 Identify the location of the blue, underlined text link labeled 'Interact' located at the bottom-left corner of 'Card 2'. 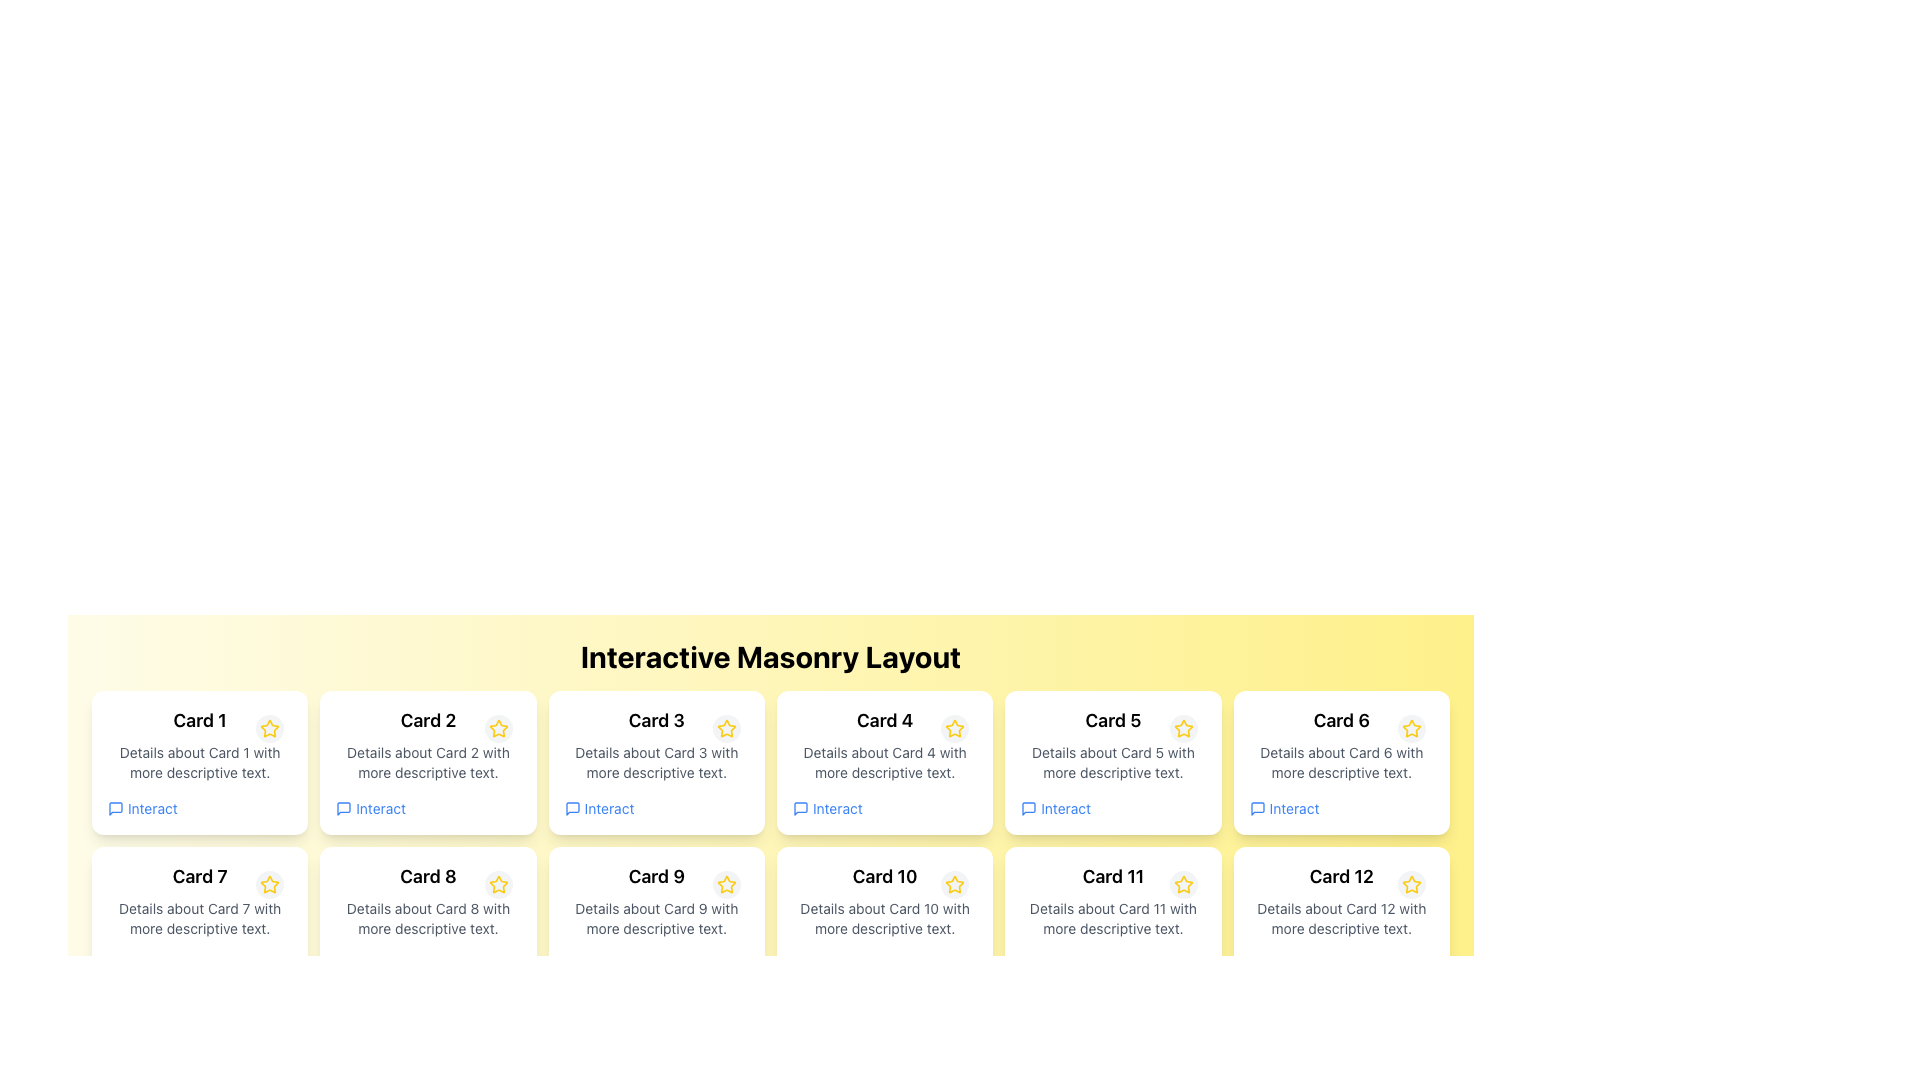
(371, 808).